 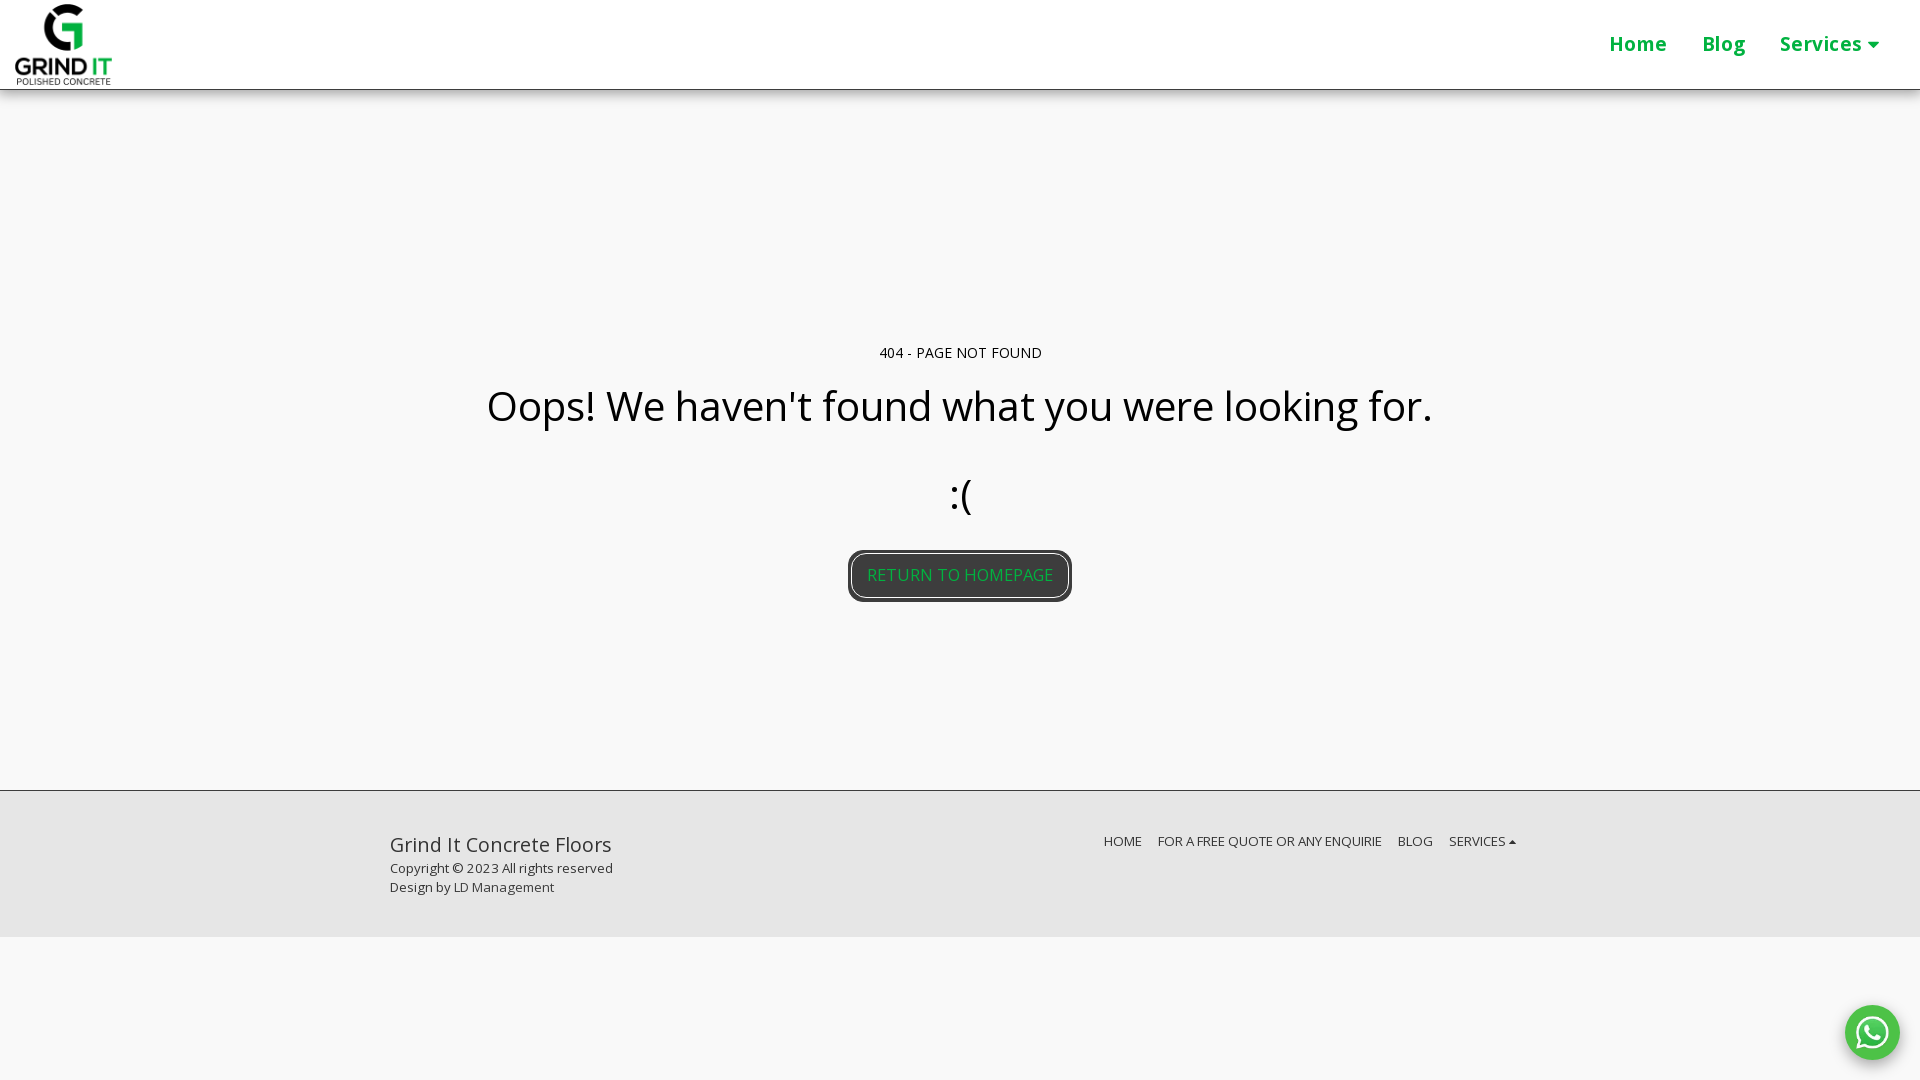 I want to click on 'SERVICES  ', so click(x=1449, y=840).